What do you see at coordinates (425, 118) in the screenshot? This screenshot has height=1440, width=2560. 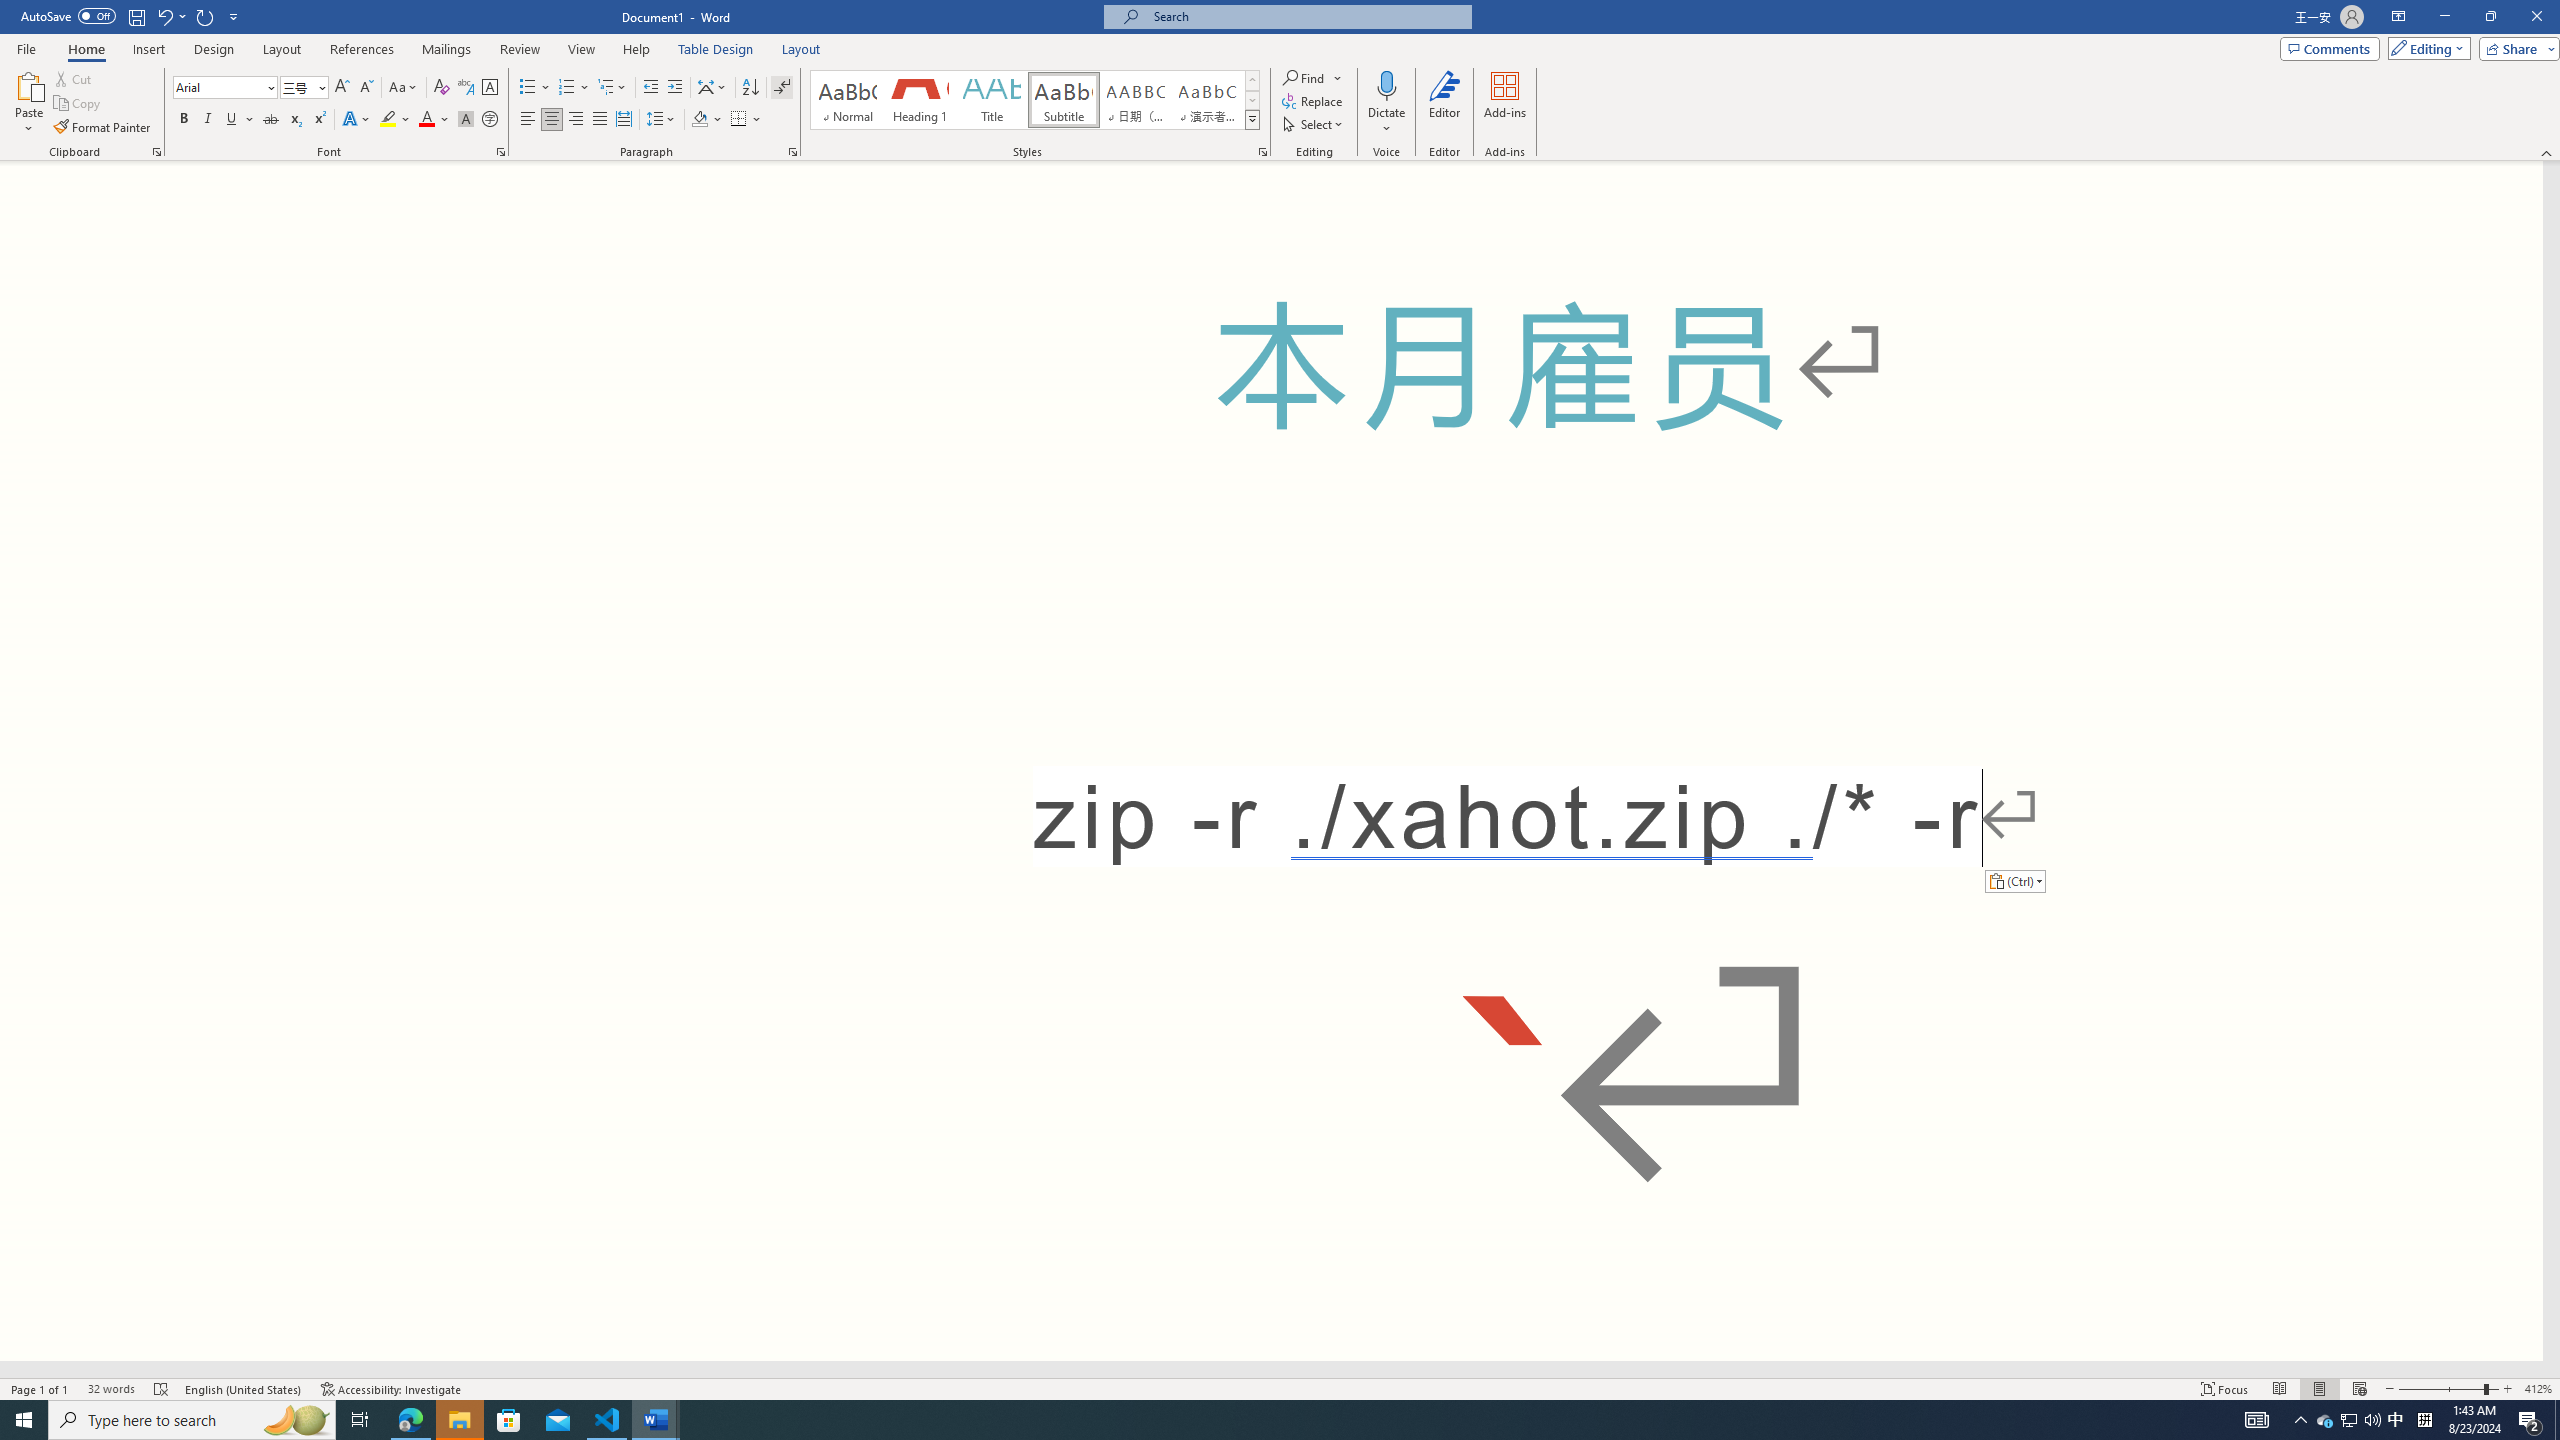 I see `'Font Color Red'` at bounding box center [425, 118].